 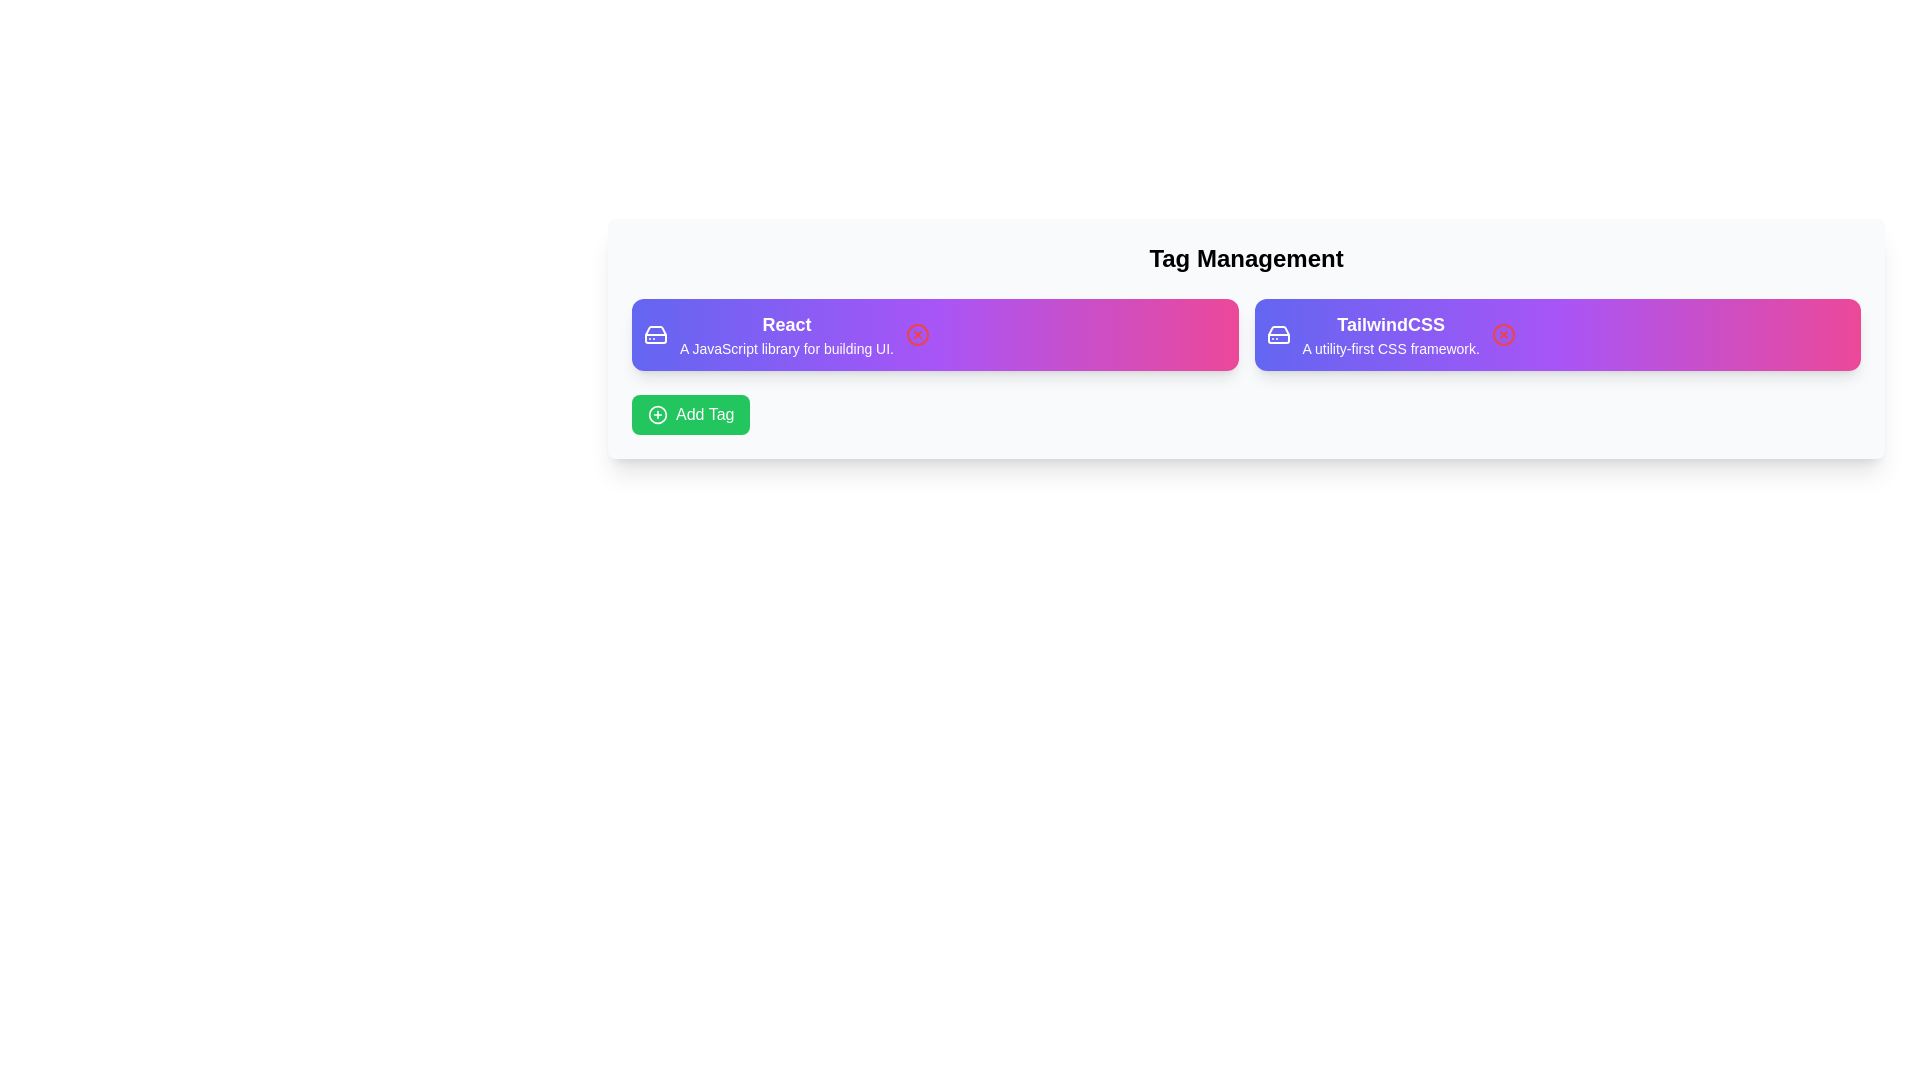 What do you see at coordinates (1503, 334) in the screenshot?
I see `the close button located at the top-right corner of the 'TailwindCSS' card` at bounding box center [1503, 334].